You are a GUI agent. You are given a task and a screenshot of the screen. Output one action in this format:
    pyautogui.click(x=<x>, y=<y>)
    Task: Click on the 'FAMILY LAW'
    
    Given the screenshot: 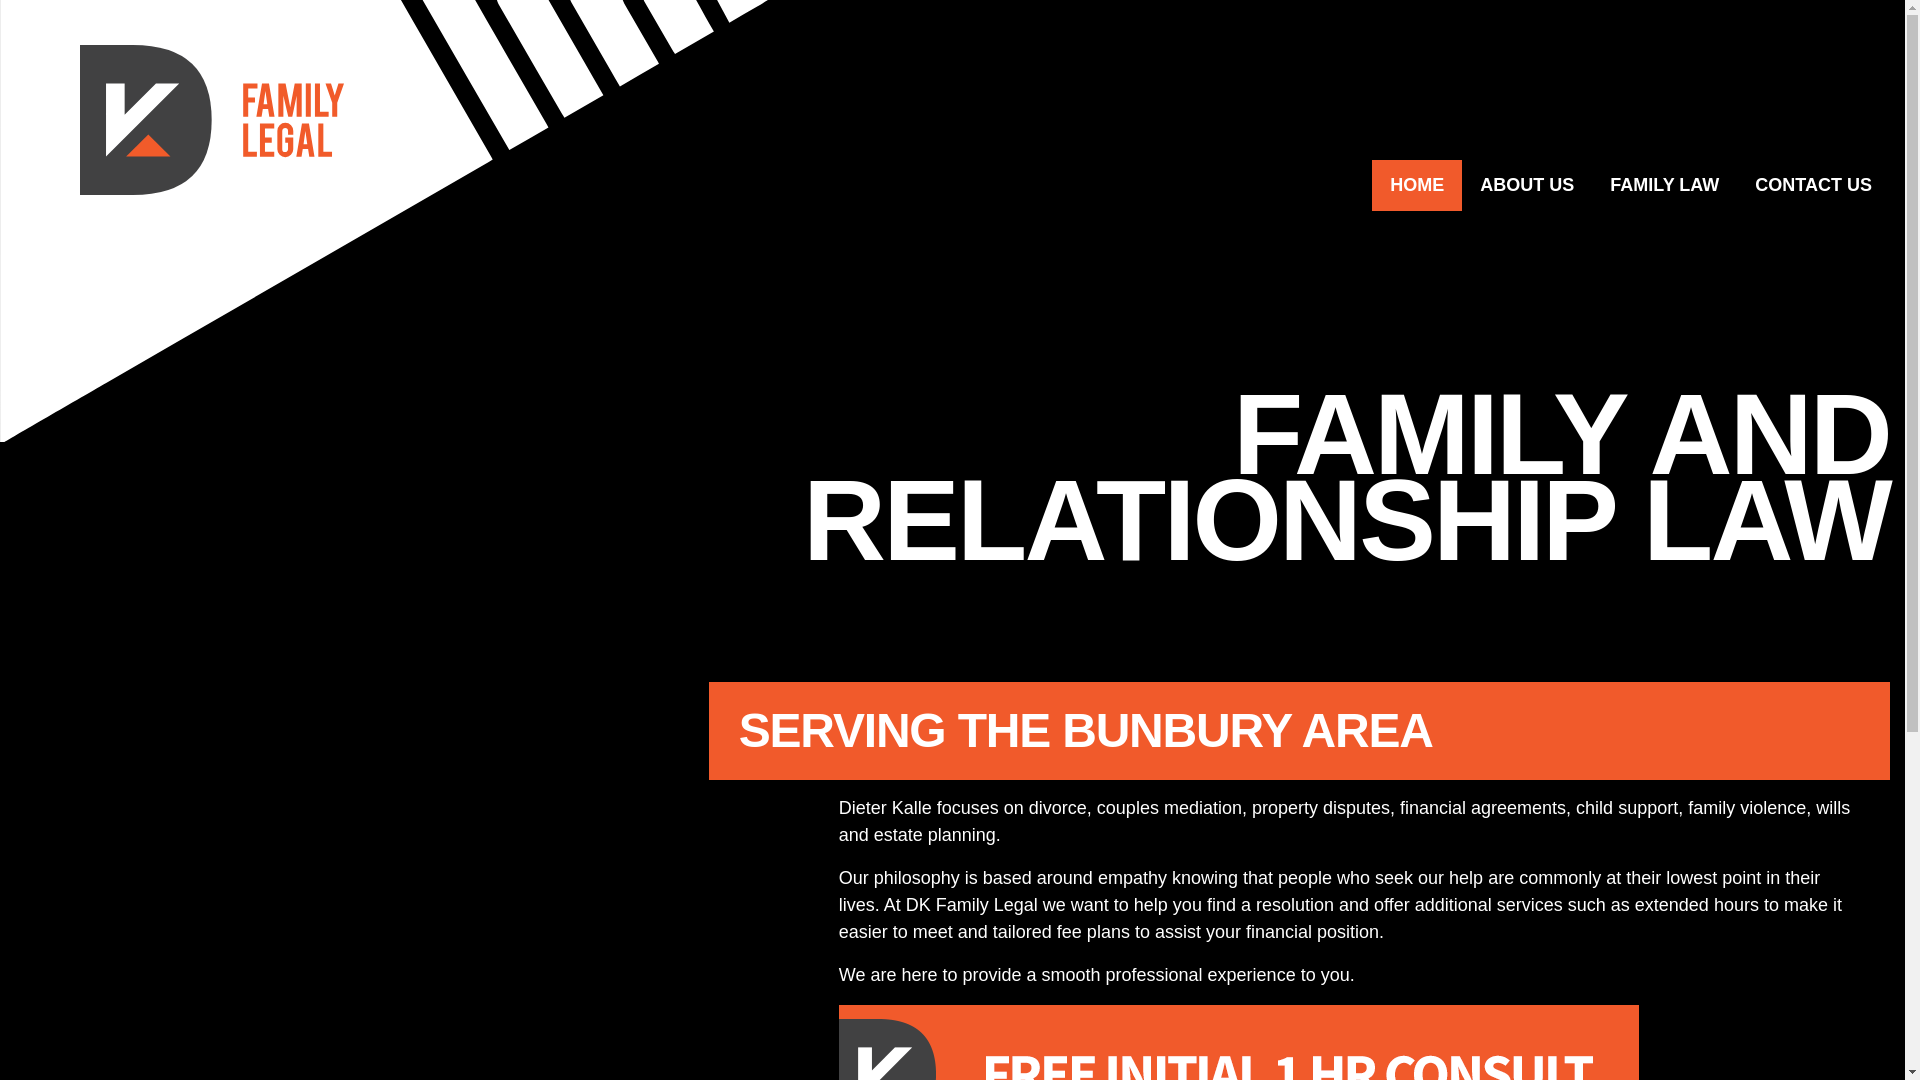 What is the action you would take?
    pyautogui.click(x=1664, y=185)
    